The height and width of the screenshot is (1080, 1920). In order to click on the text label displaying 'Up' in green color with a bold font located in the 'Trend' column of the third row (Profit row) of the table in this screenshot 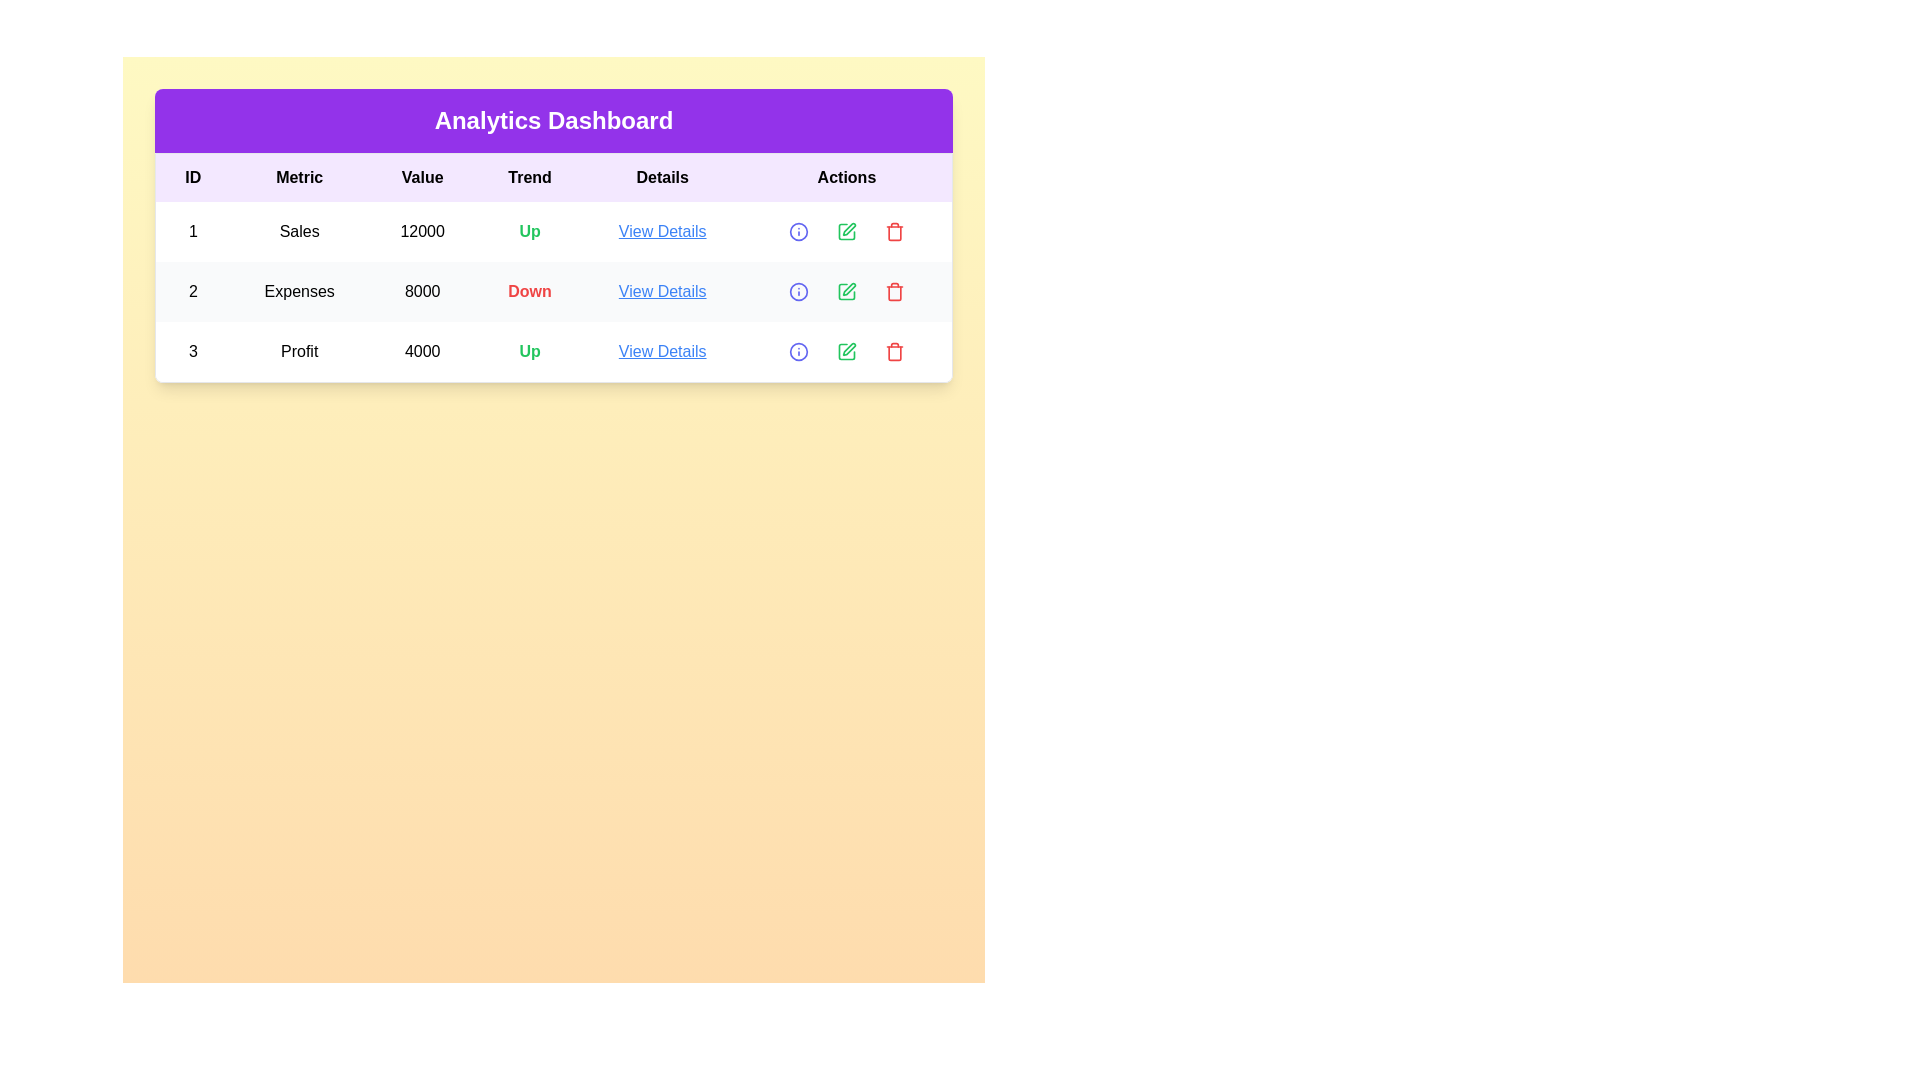, I will do `click(530, 350)`.